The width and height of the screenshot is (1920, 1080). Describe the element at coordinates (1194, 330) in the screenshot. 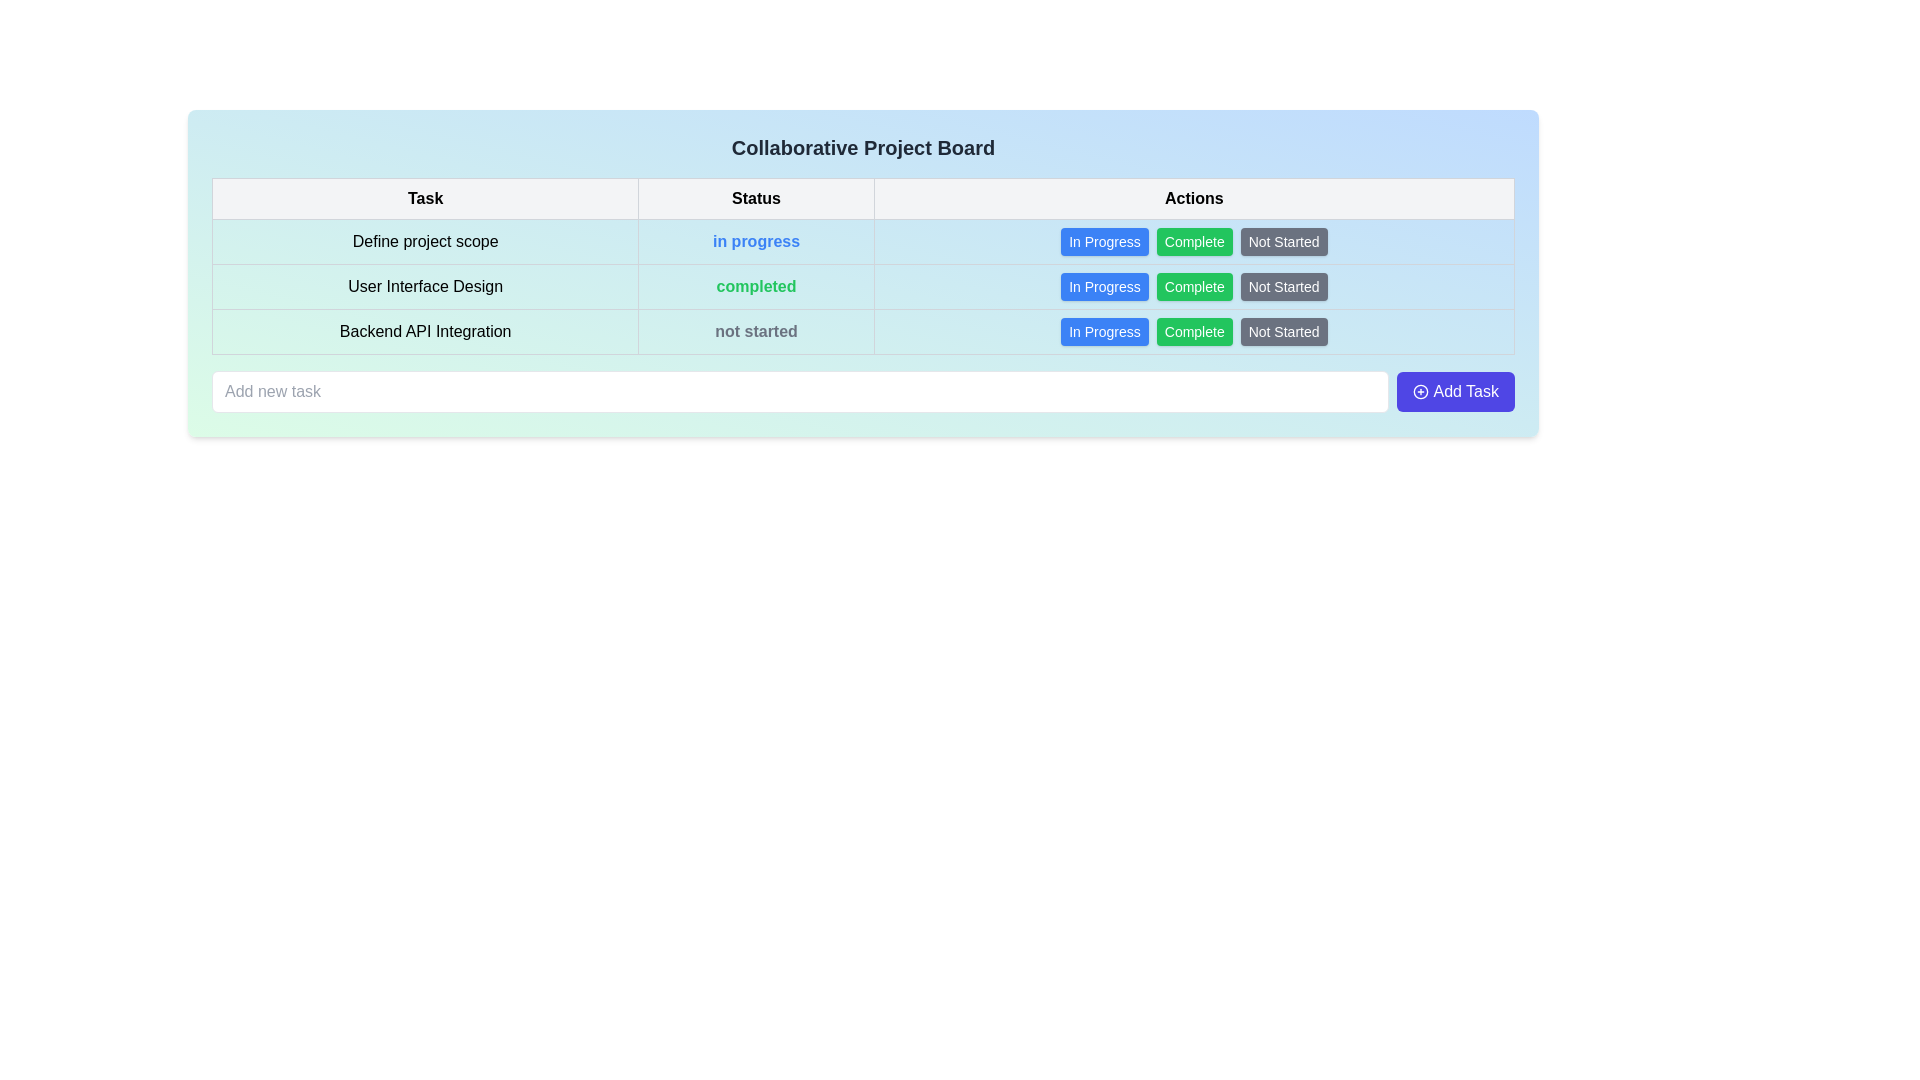

I see `the Grouped Buttons located in the 'Actions' column of the 'Backend API Integration' row for keyboard navigation` at that location.